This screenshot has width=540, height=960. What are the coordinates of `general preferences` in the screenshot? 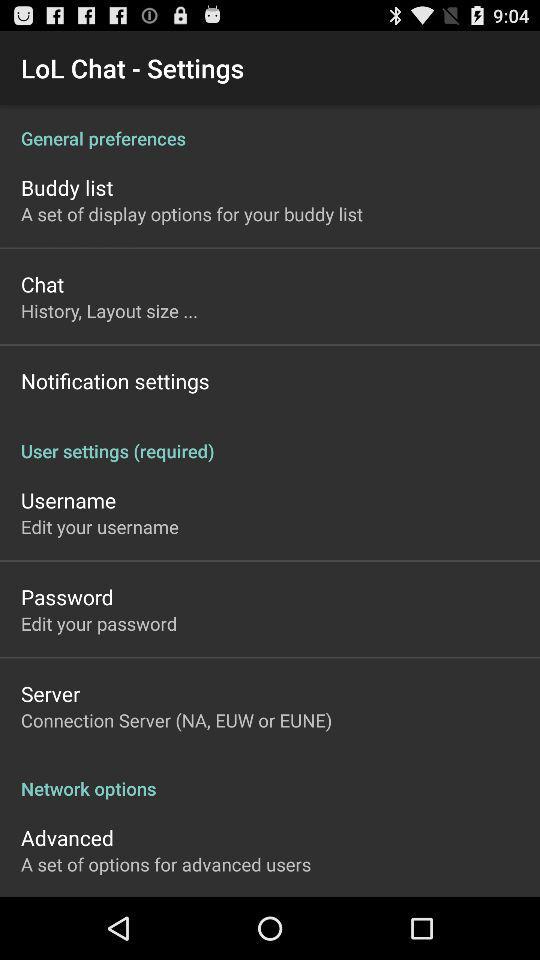 It's located at (270, 126).